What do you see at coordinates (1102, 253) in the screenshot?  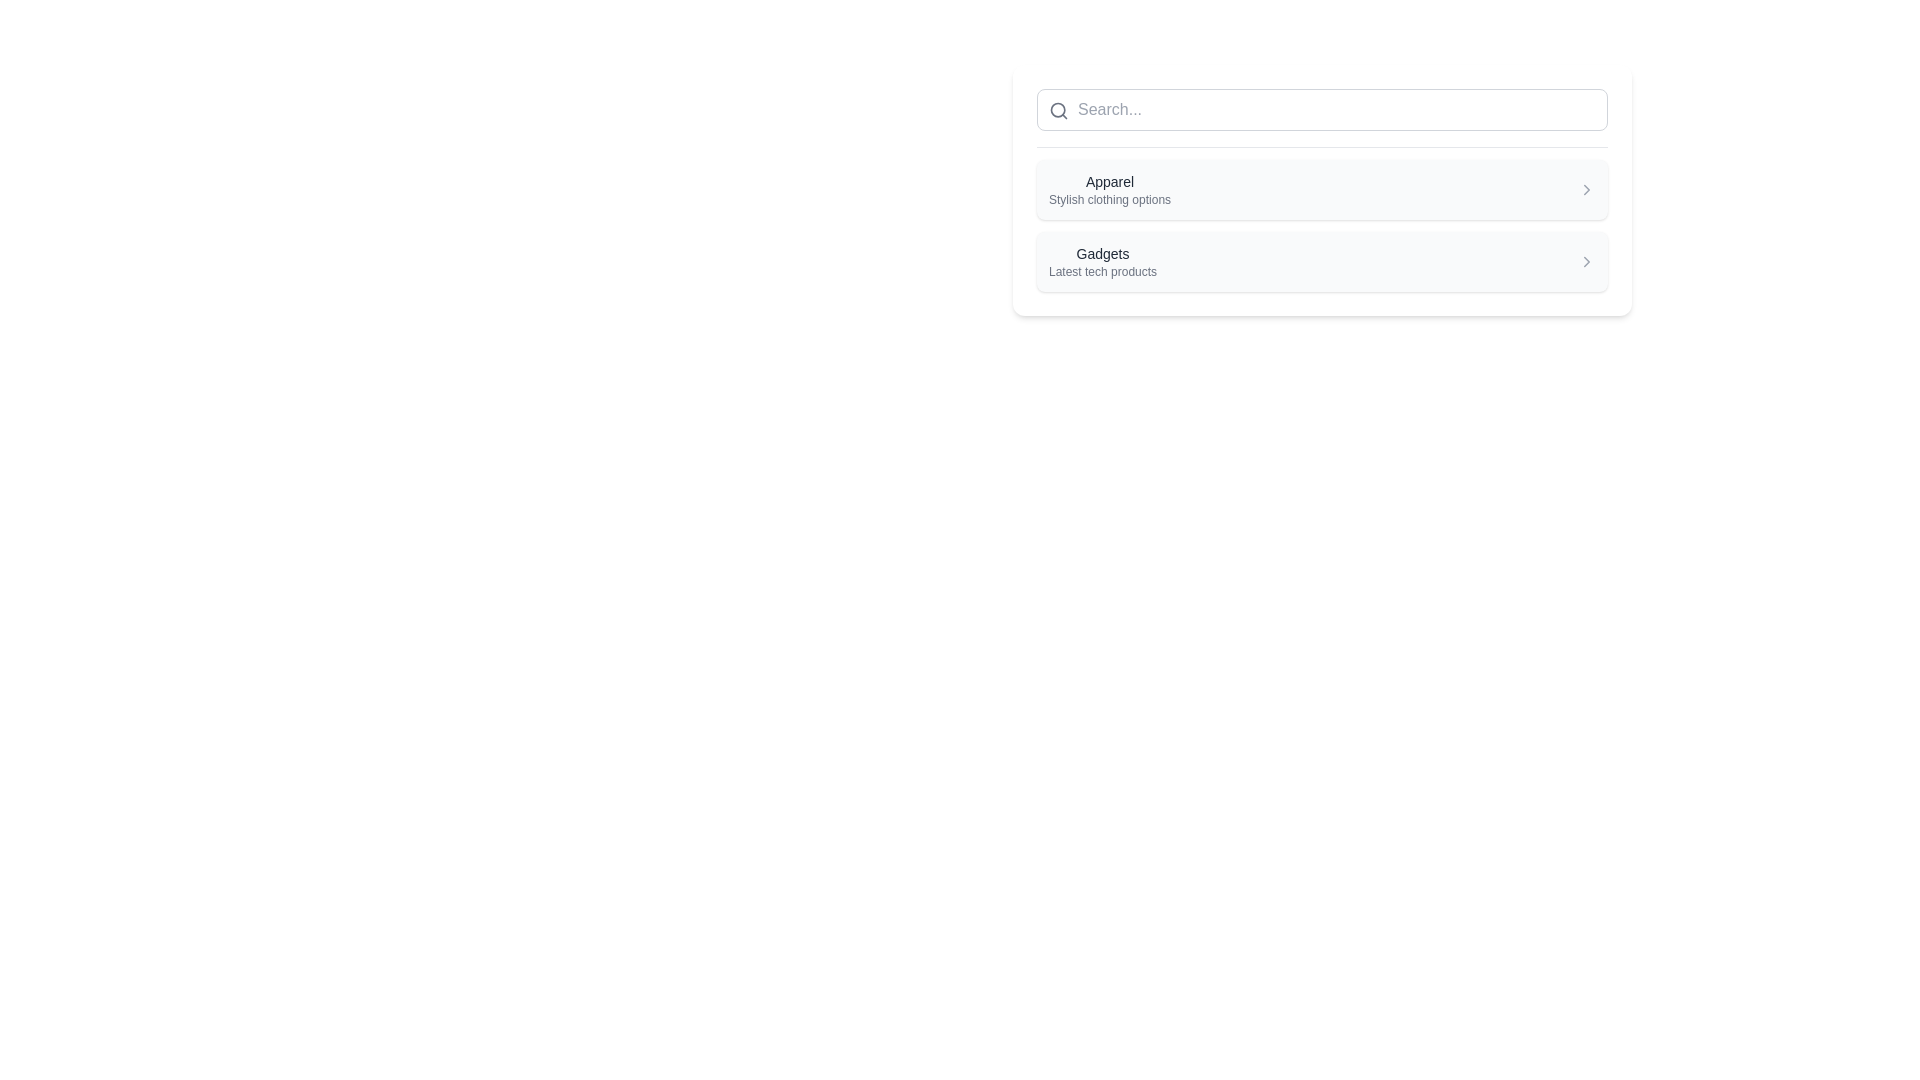 I see `the text label that serves as a category label for gadgets, located below the 'Latest tech products' subtitle` at bounding box center [1102, 253].